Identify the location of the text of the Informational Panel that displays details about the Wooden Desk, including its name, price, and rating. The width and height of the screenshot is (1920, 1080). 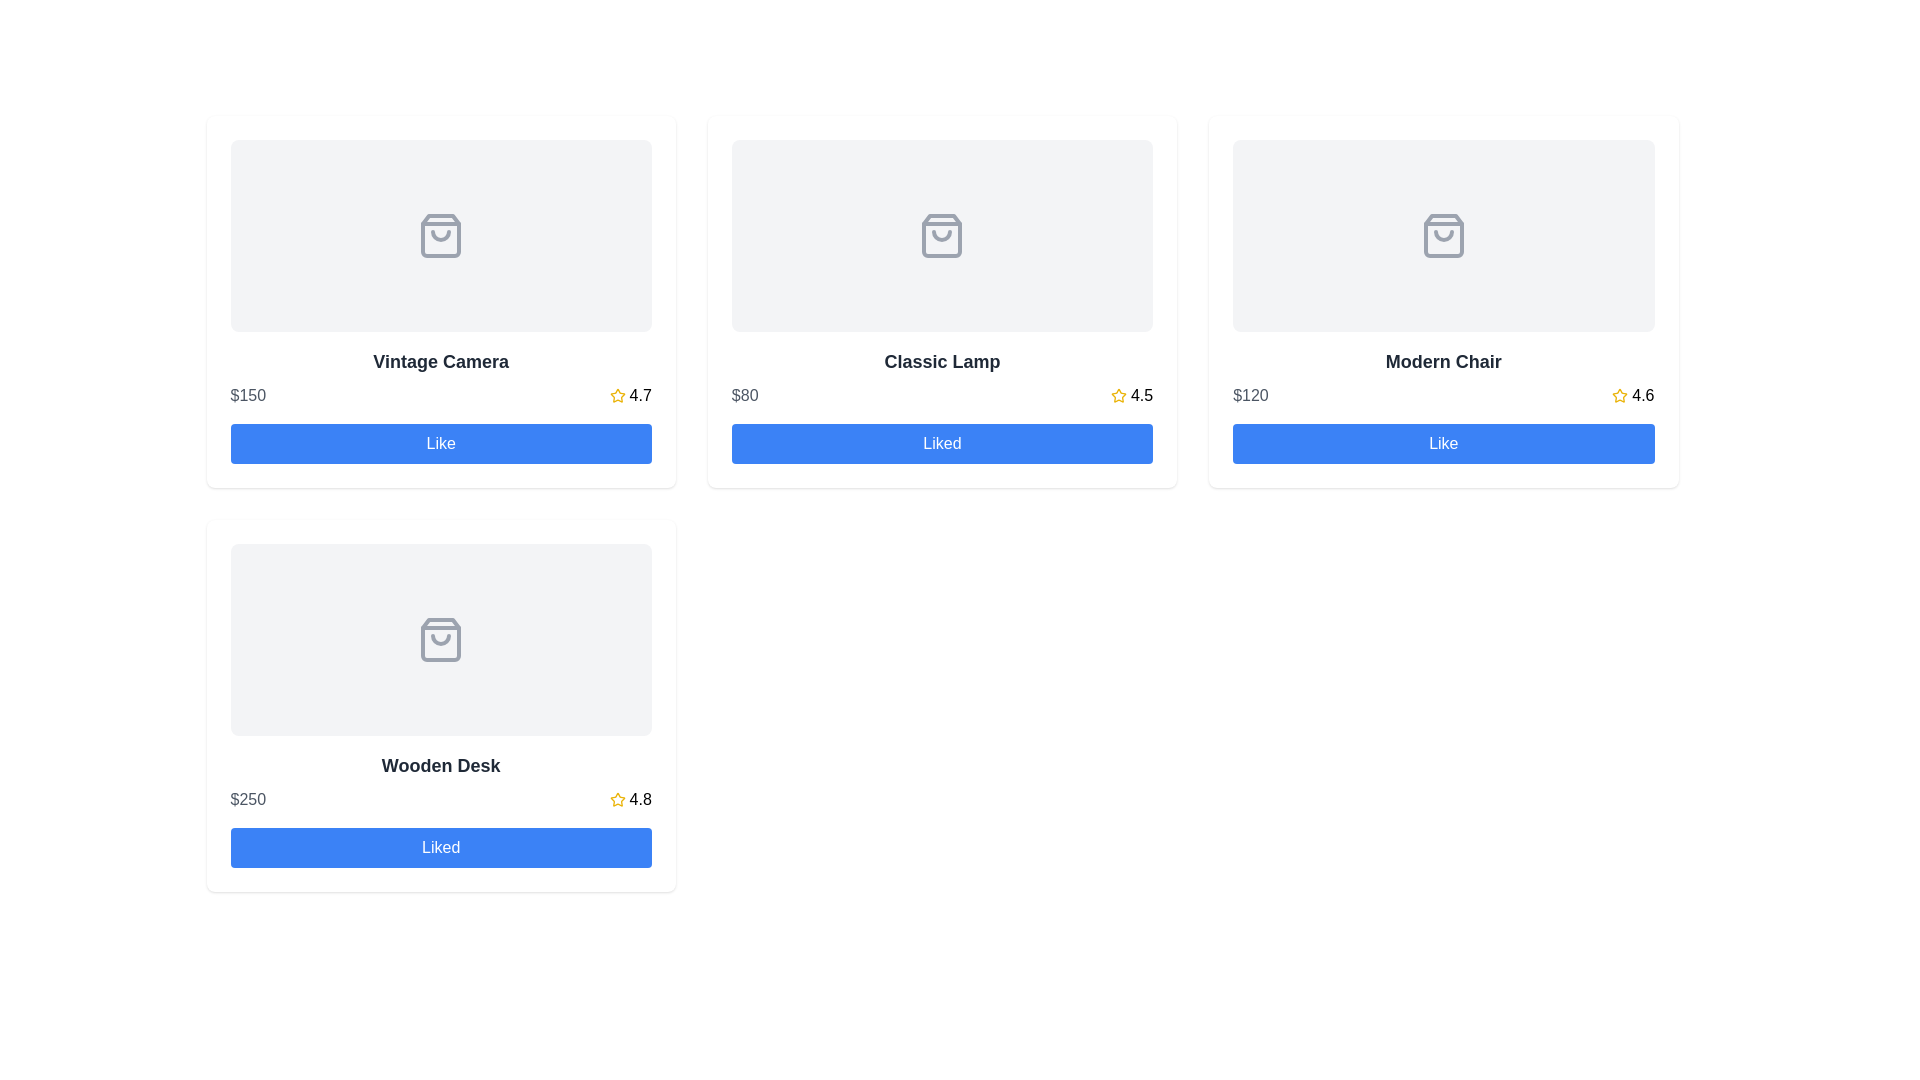
(440, 781).